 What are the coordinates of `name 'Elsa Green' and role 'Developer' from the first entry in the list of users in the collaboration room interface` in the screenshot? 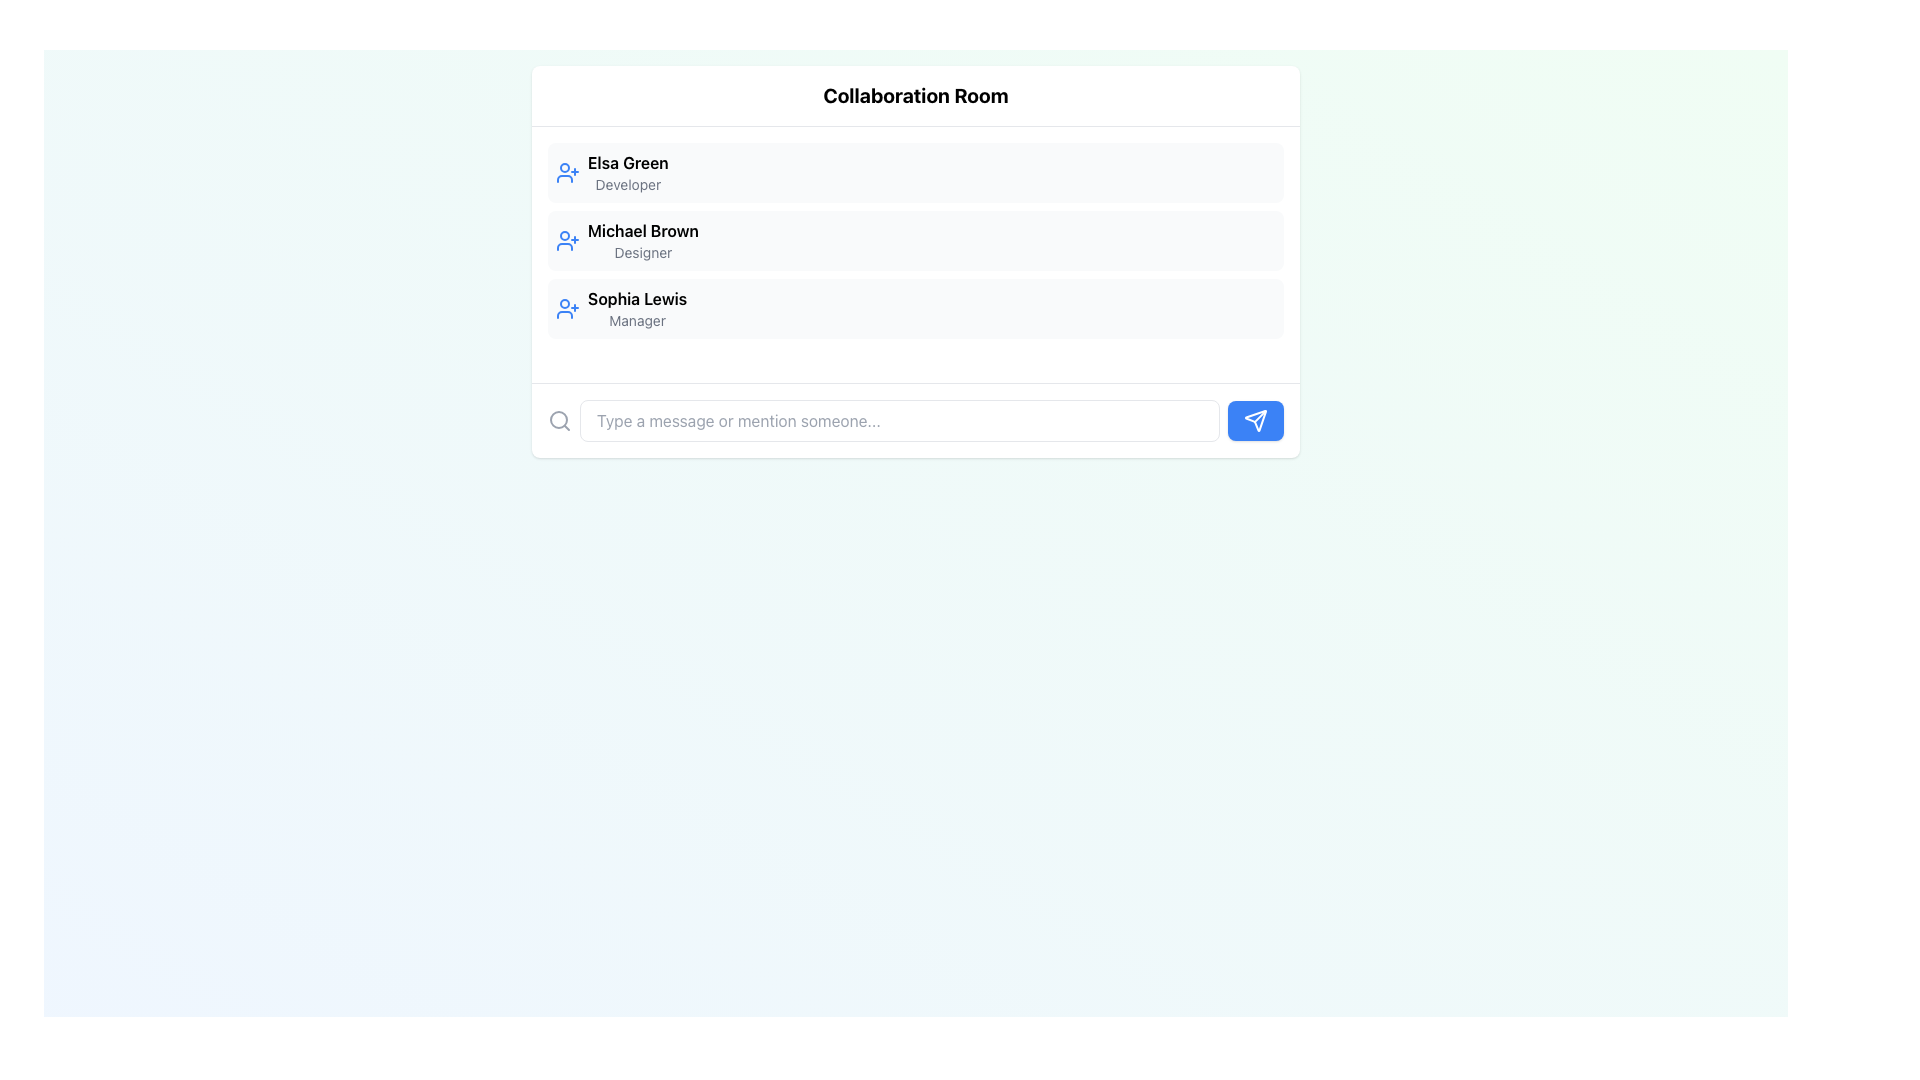 It's located at (627, 172).